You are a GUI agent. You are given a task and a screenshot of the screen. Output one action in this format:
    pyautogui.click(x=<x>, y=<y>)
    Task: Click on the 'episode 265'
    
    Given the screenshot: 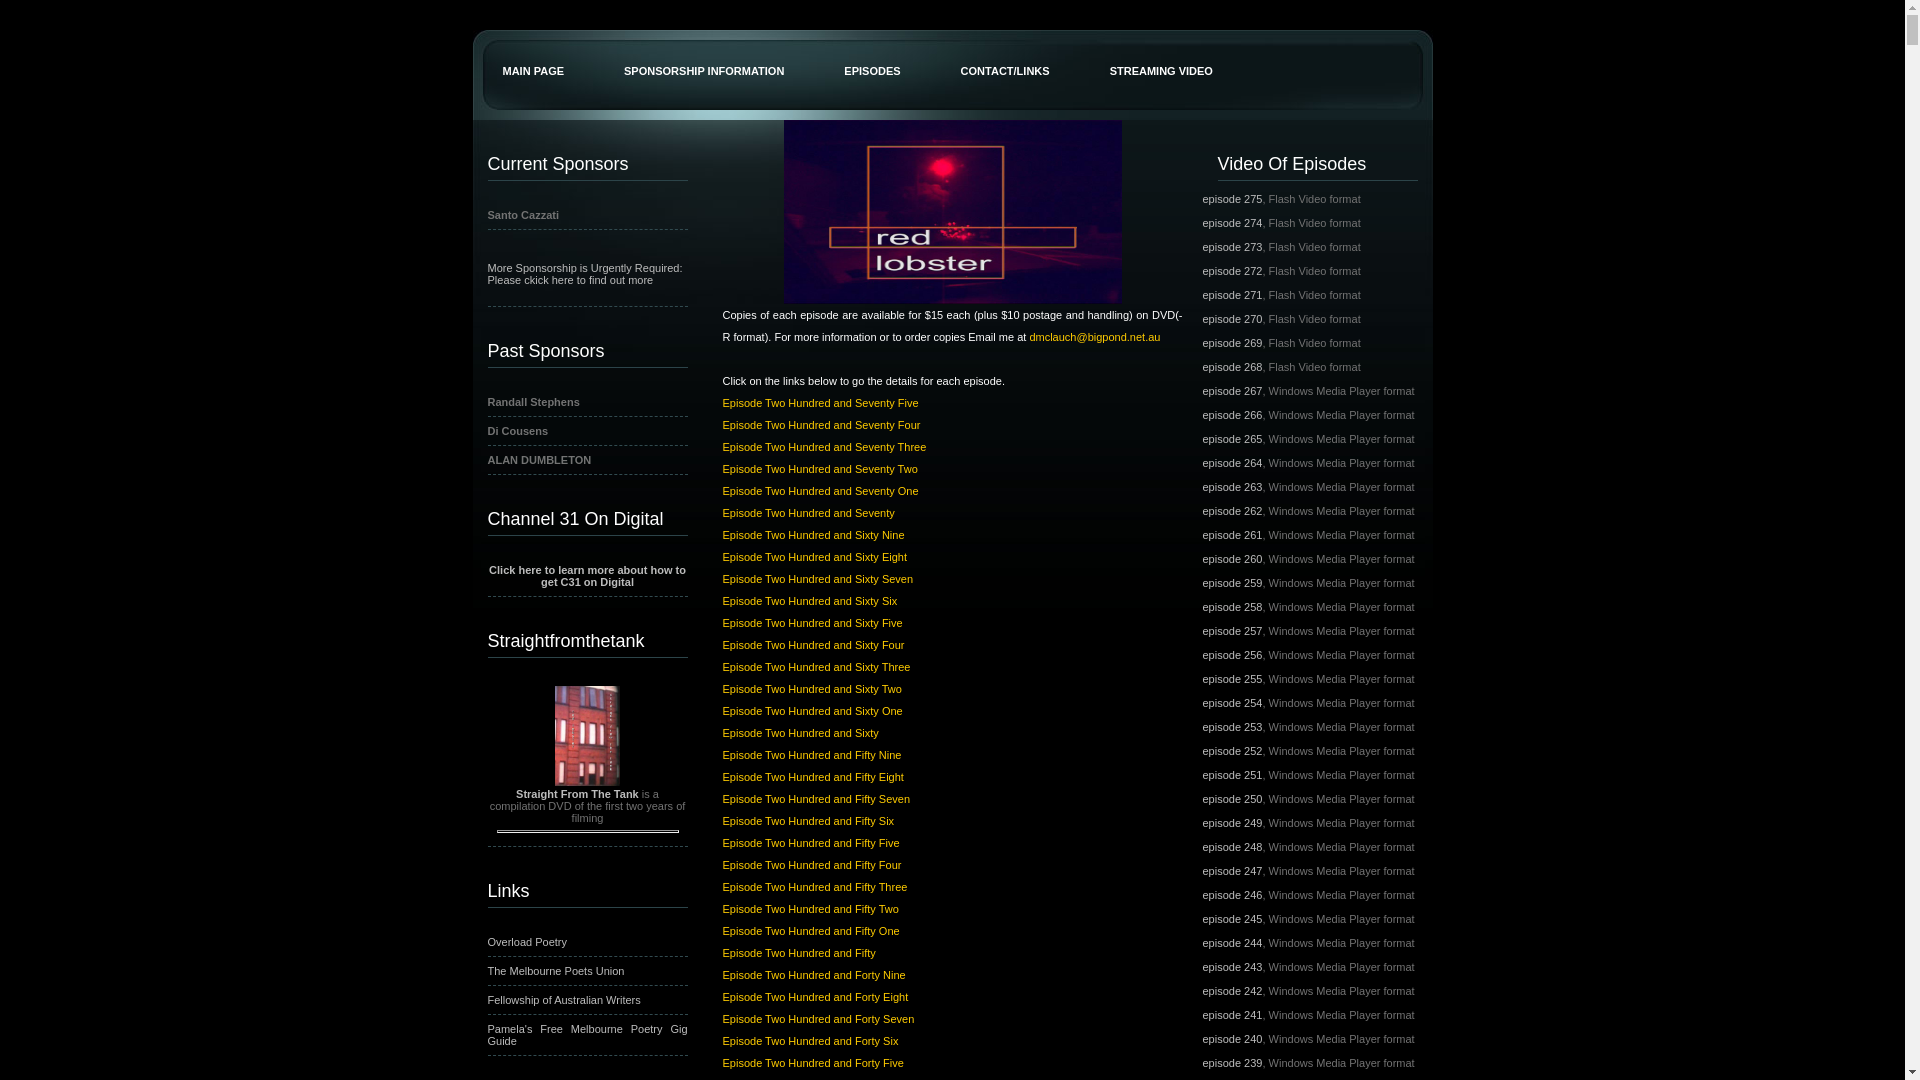 What is the action you would take?
    pyautogui.click(x=1231, y=438)
    